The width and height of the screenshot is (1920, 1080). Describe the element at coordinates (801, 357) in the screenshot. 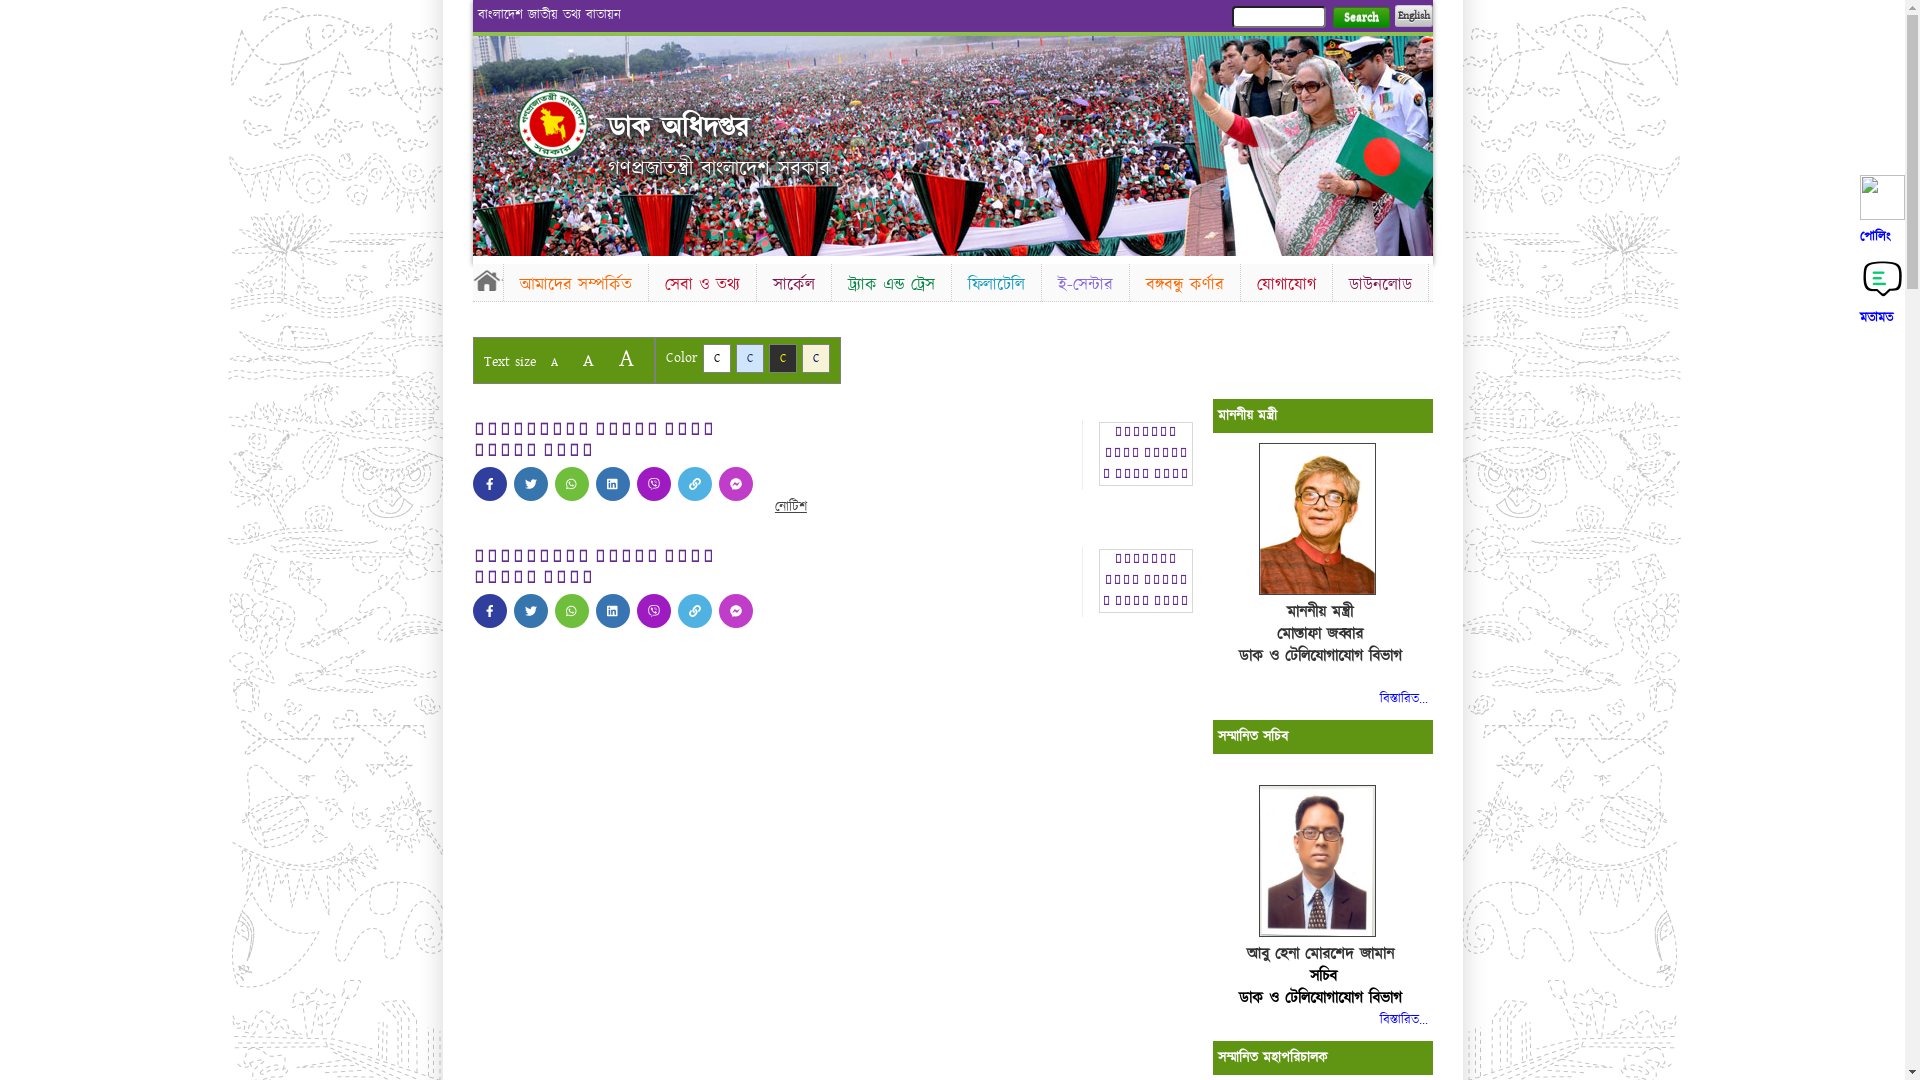

I see `'C'` at that location.